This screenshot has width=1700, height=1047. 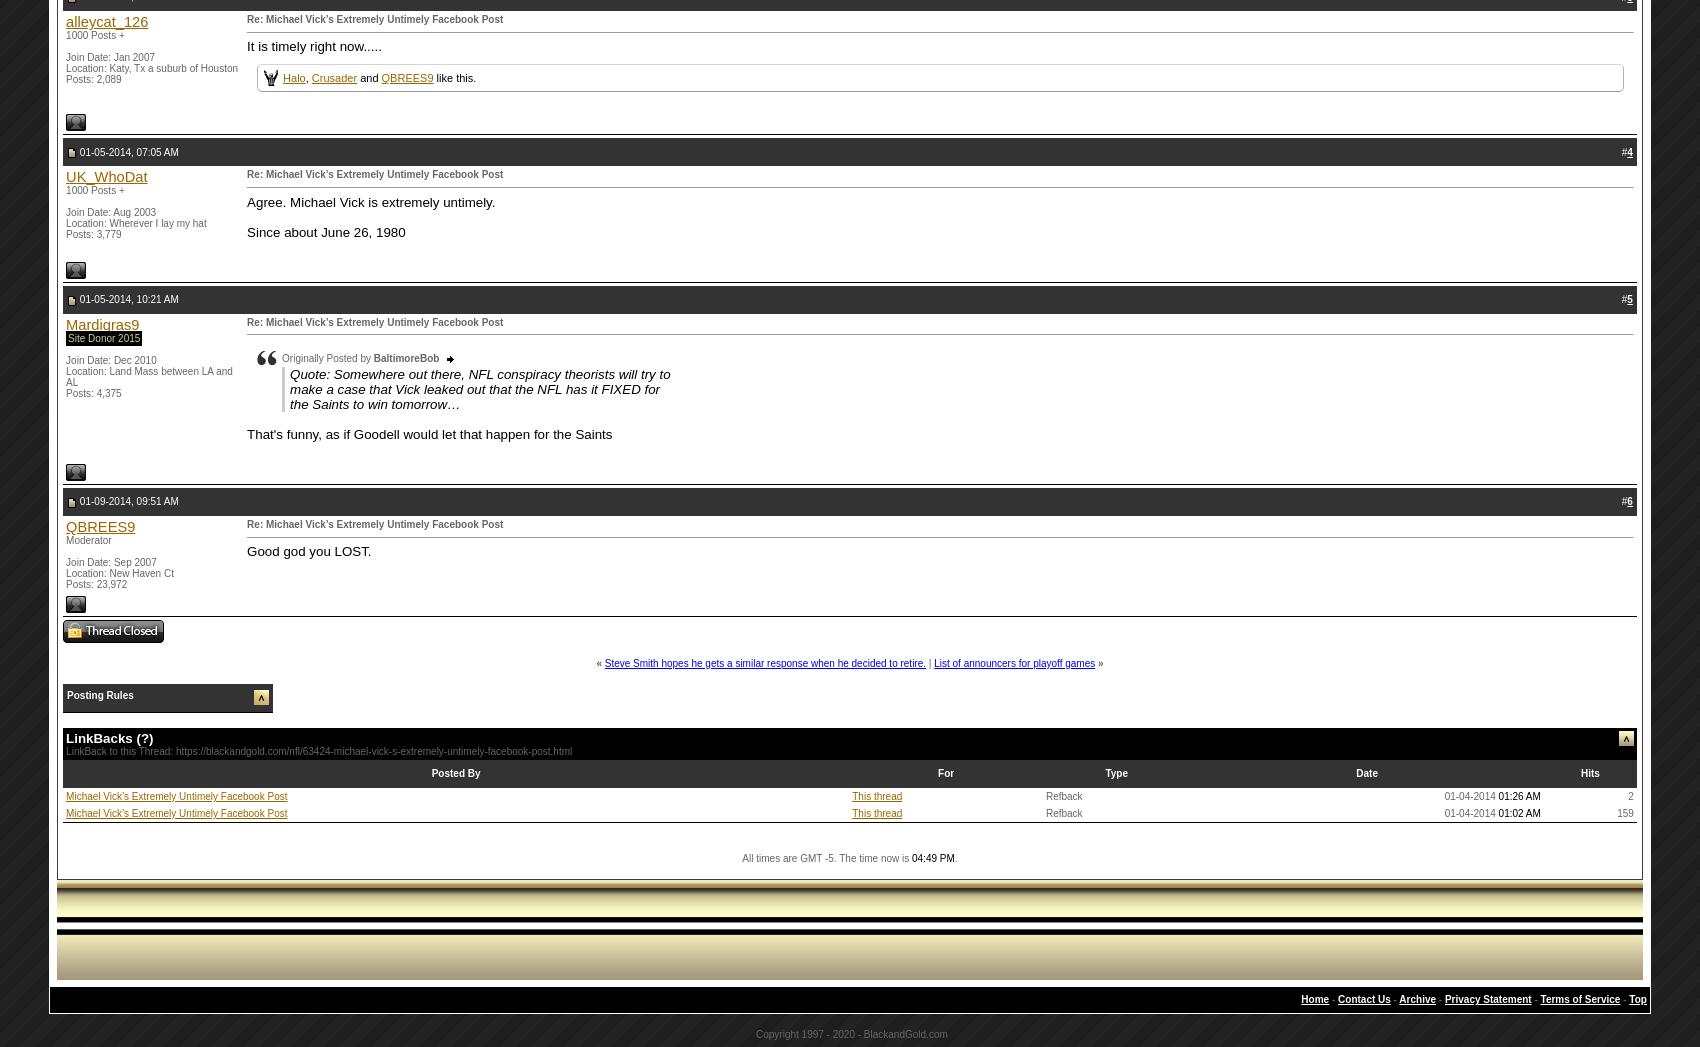 What do you see at coordinates (93, 79) in the screenshot?
I see `'Posts: 2,089'` at bounding box center [93, 79].